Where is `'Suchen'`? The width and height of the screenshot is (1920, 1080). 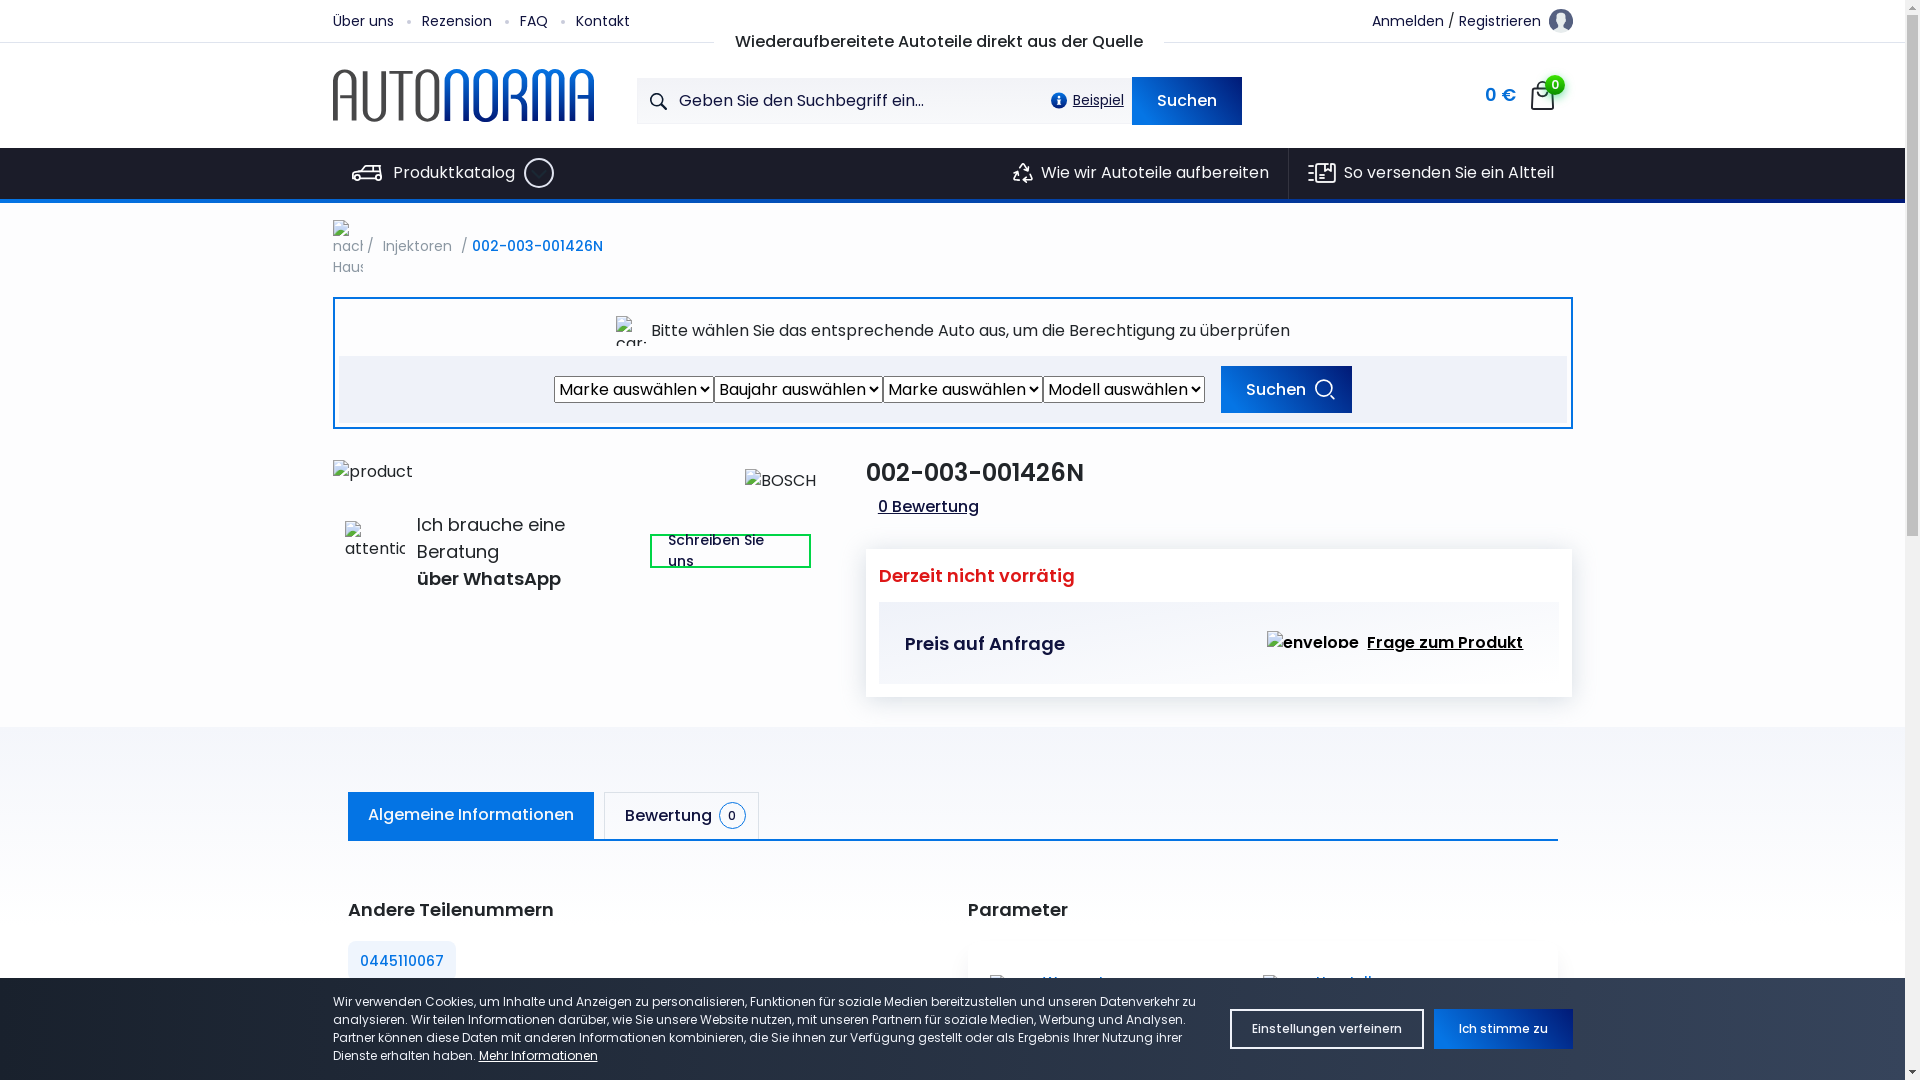 'Suchen' is located at coordinates (1186, 100).